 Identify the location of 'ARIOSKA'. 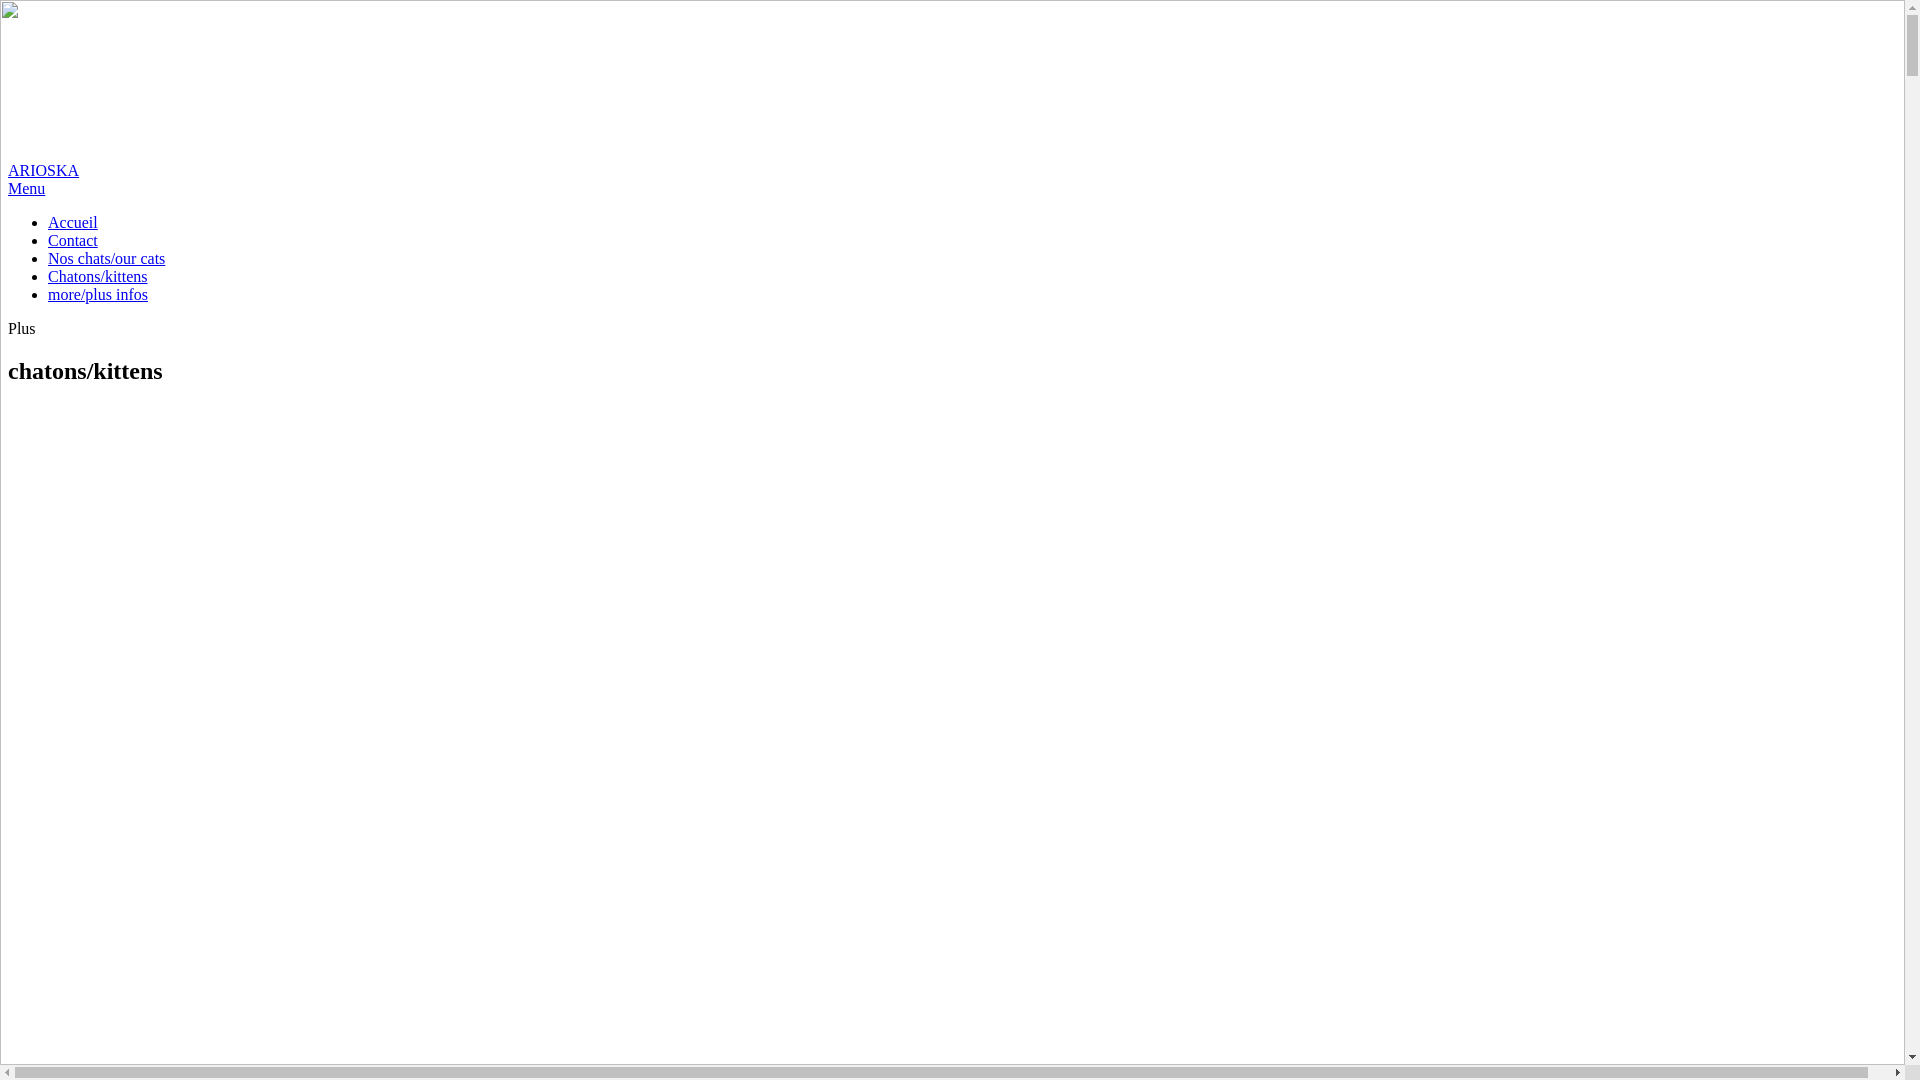
(8, 93).